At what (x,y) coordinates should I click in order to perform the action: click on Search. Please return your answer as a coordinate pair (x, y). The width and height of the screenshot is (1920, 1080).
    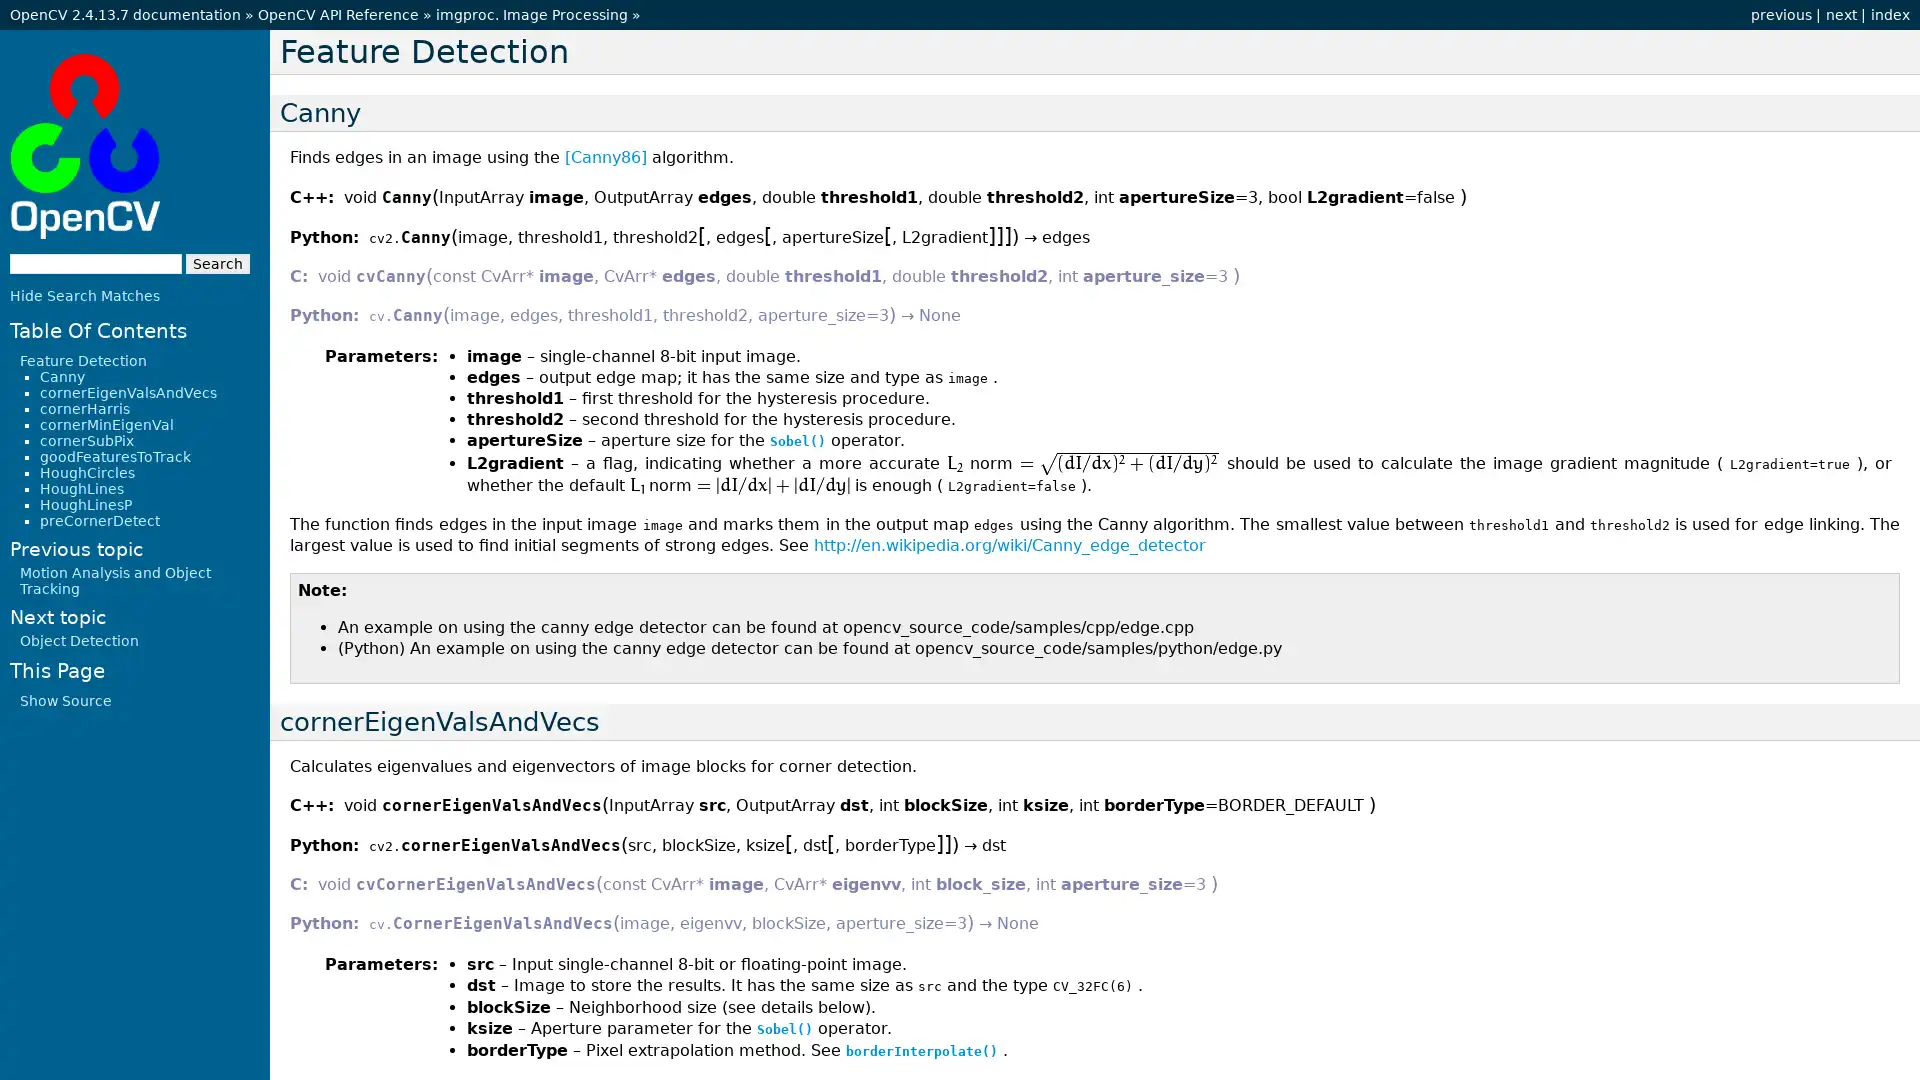
    Looking at the image, I should click on (217, 261).